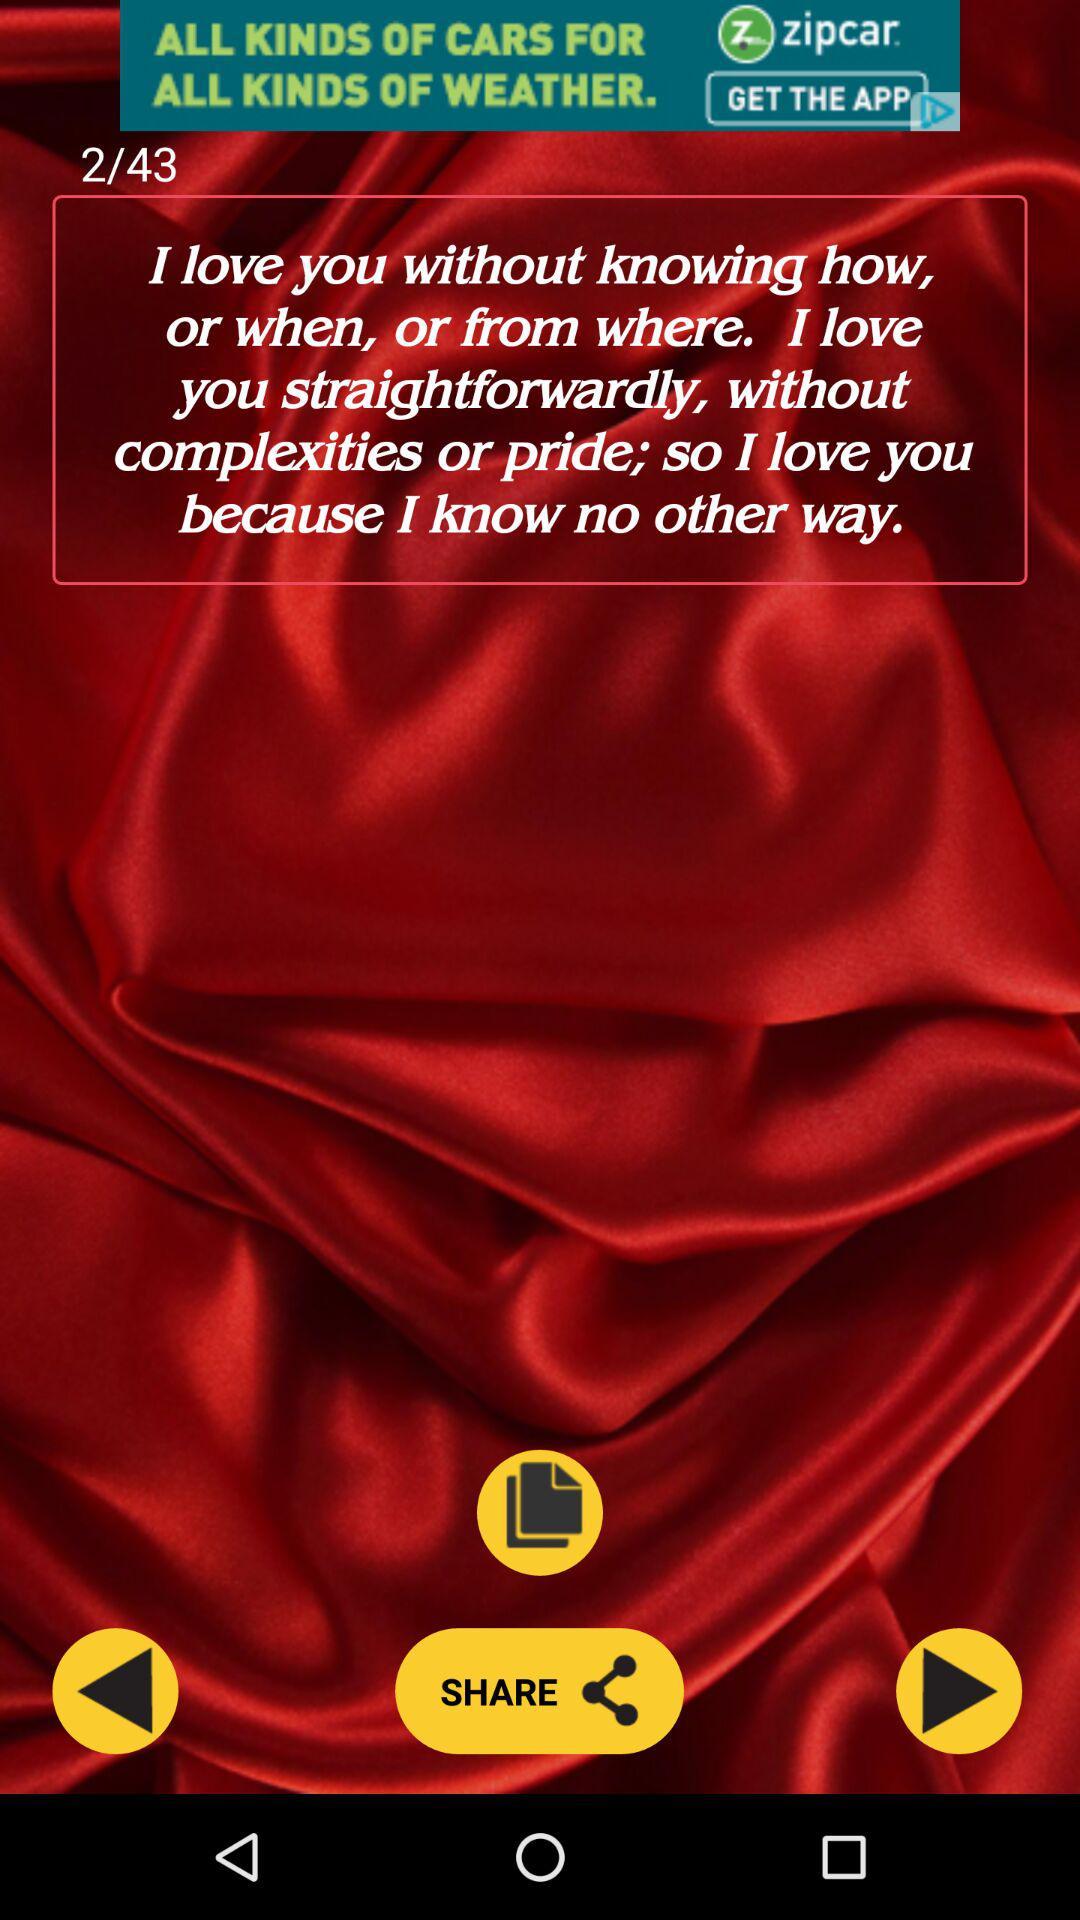  What do you see at coordinates (115, 1690) in the screenshot?
I see `previous` at bounding box center [115, 1690].